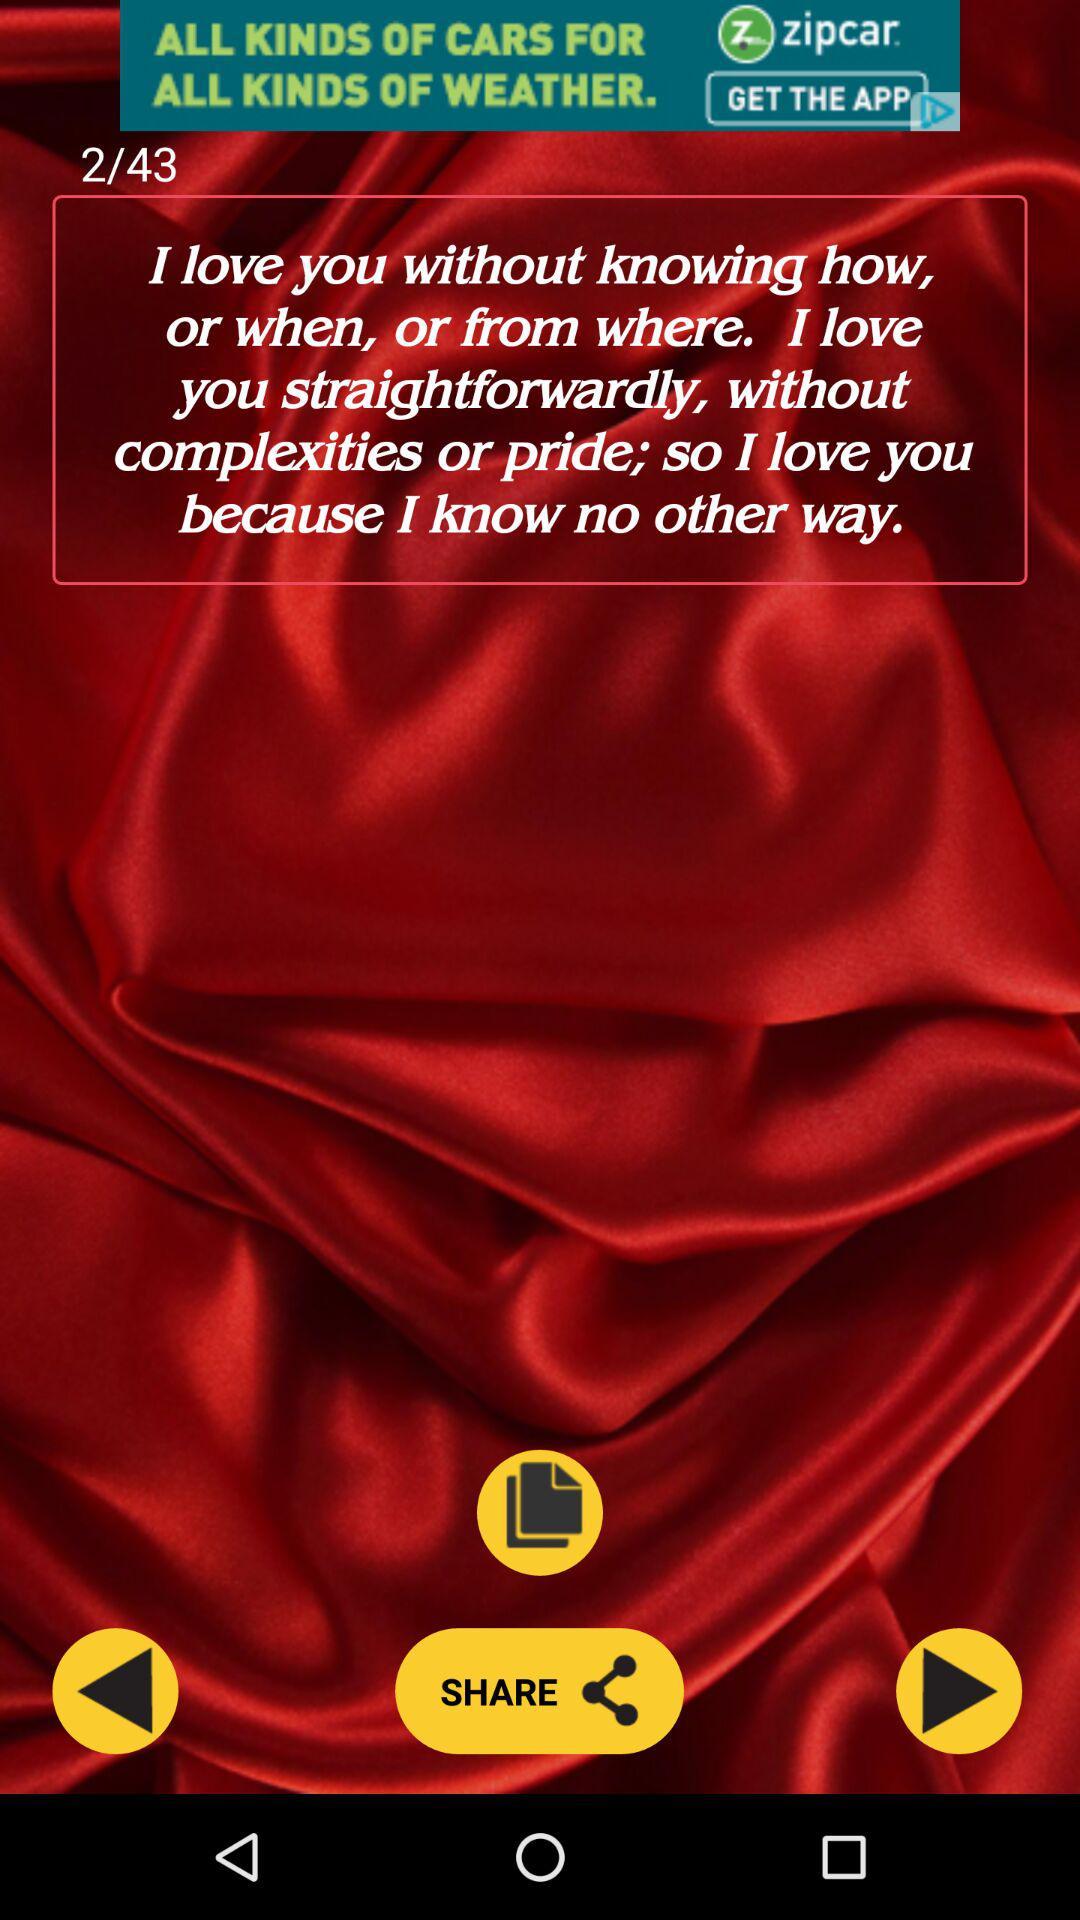  What do you see at coordinates (115, 1690) in the screenshot?
I see `previous` at bounding box center [115, 1690].